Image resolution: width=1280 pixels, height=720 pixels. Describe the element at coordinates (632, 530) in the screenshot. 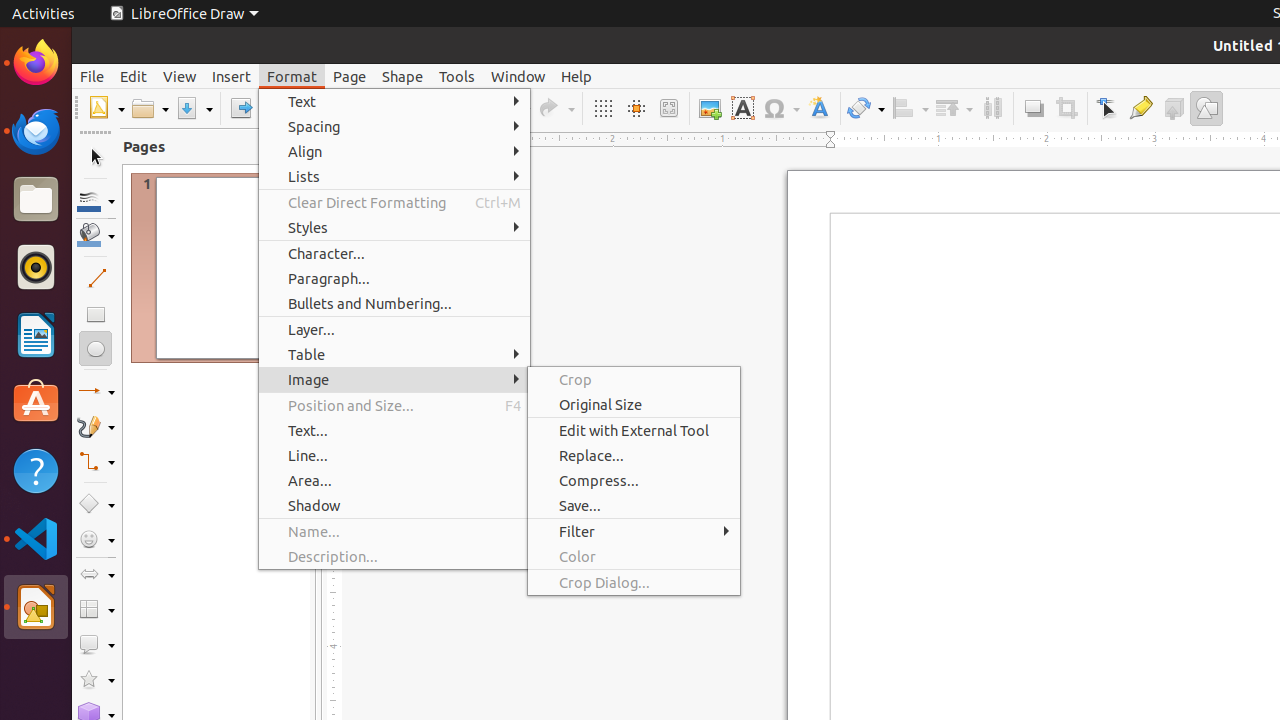

I see `'Filter'` at that location.